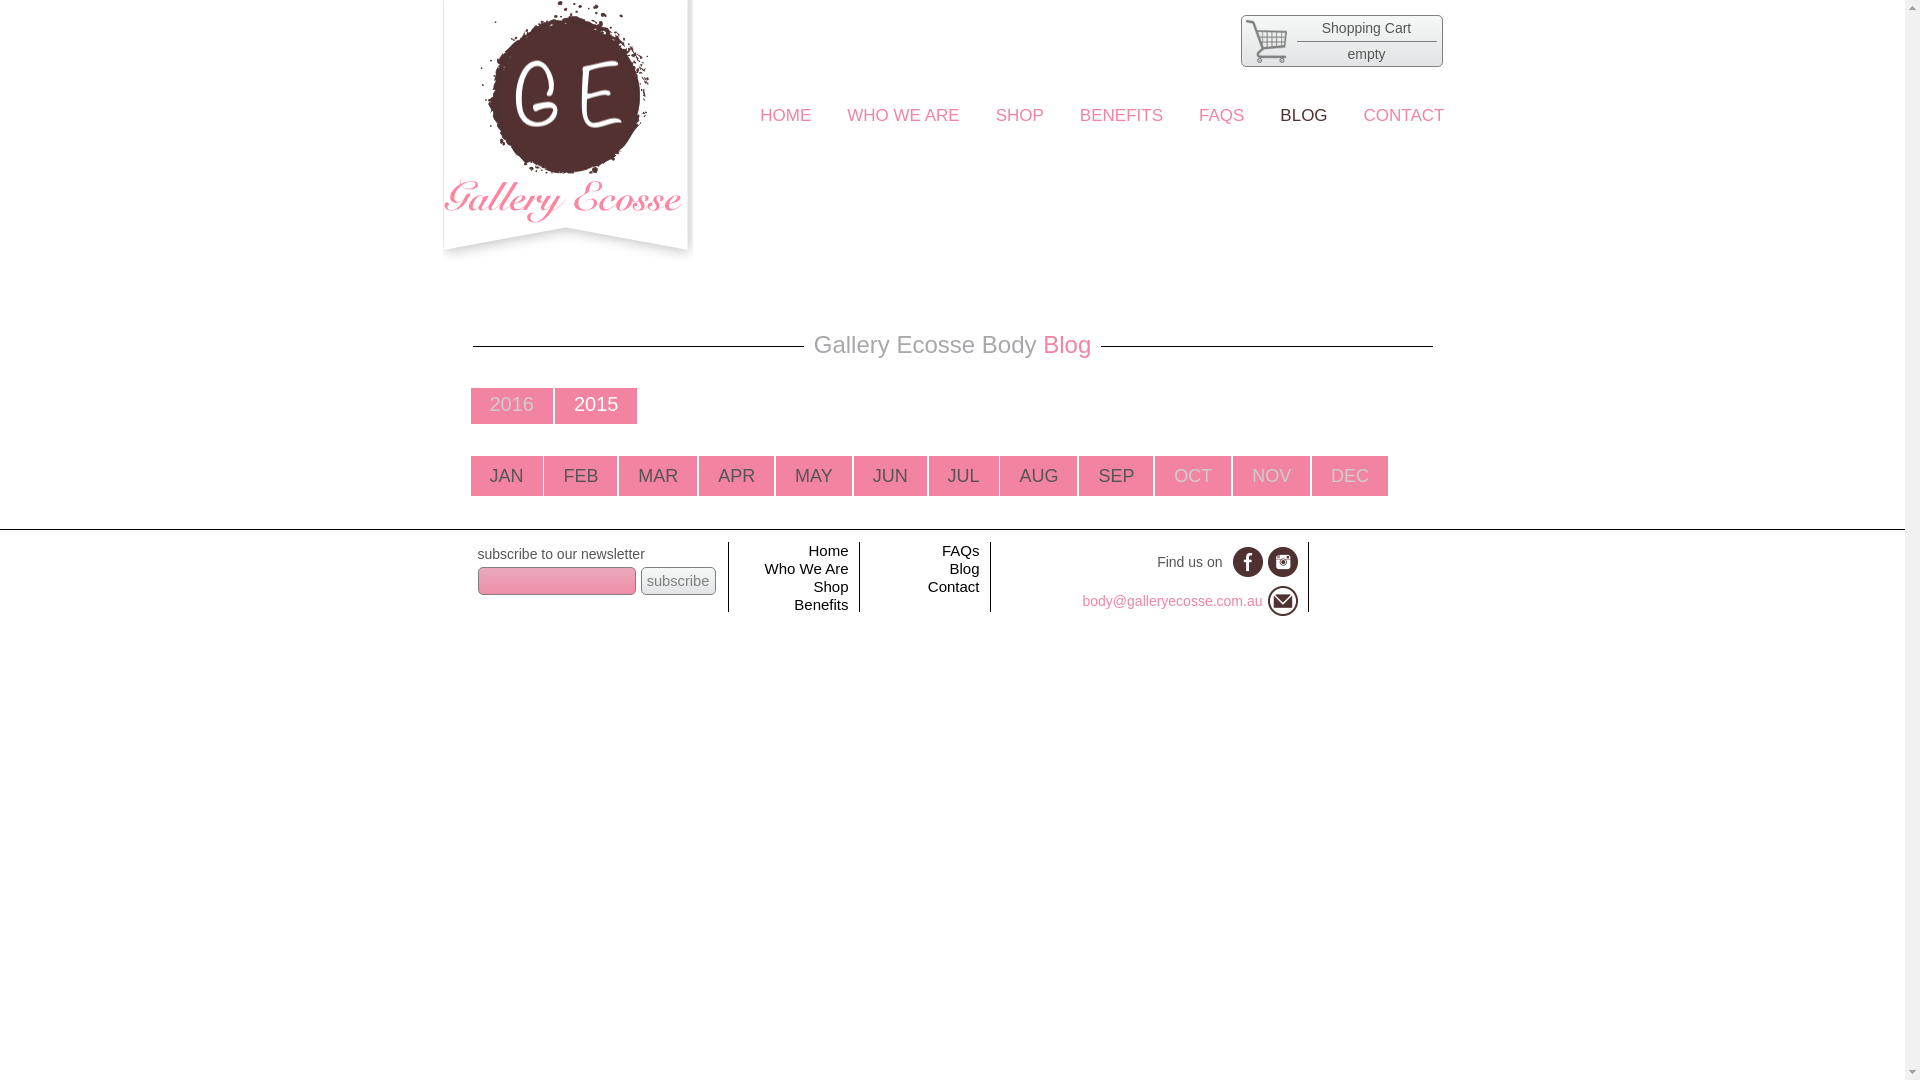  Describe the element at coordinates (735, 475) in the screenshot. I see `'APR'` at that location.